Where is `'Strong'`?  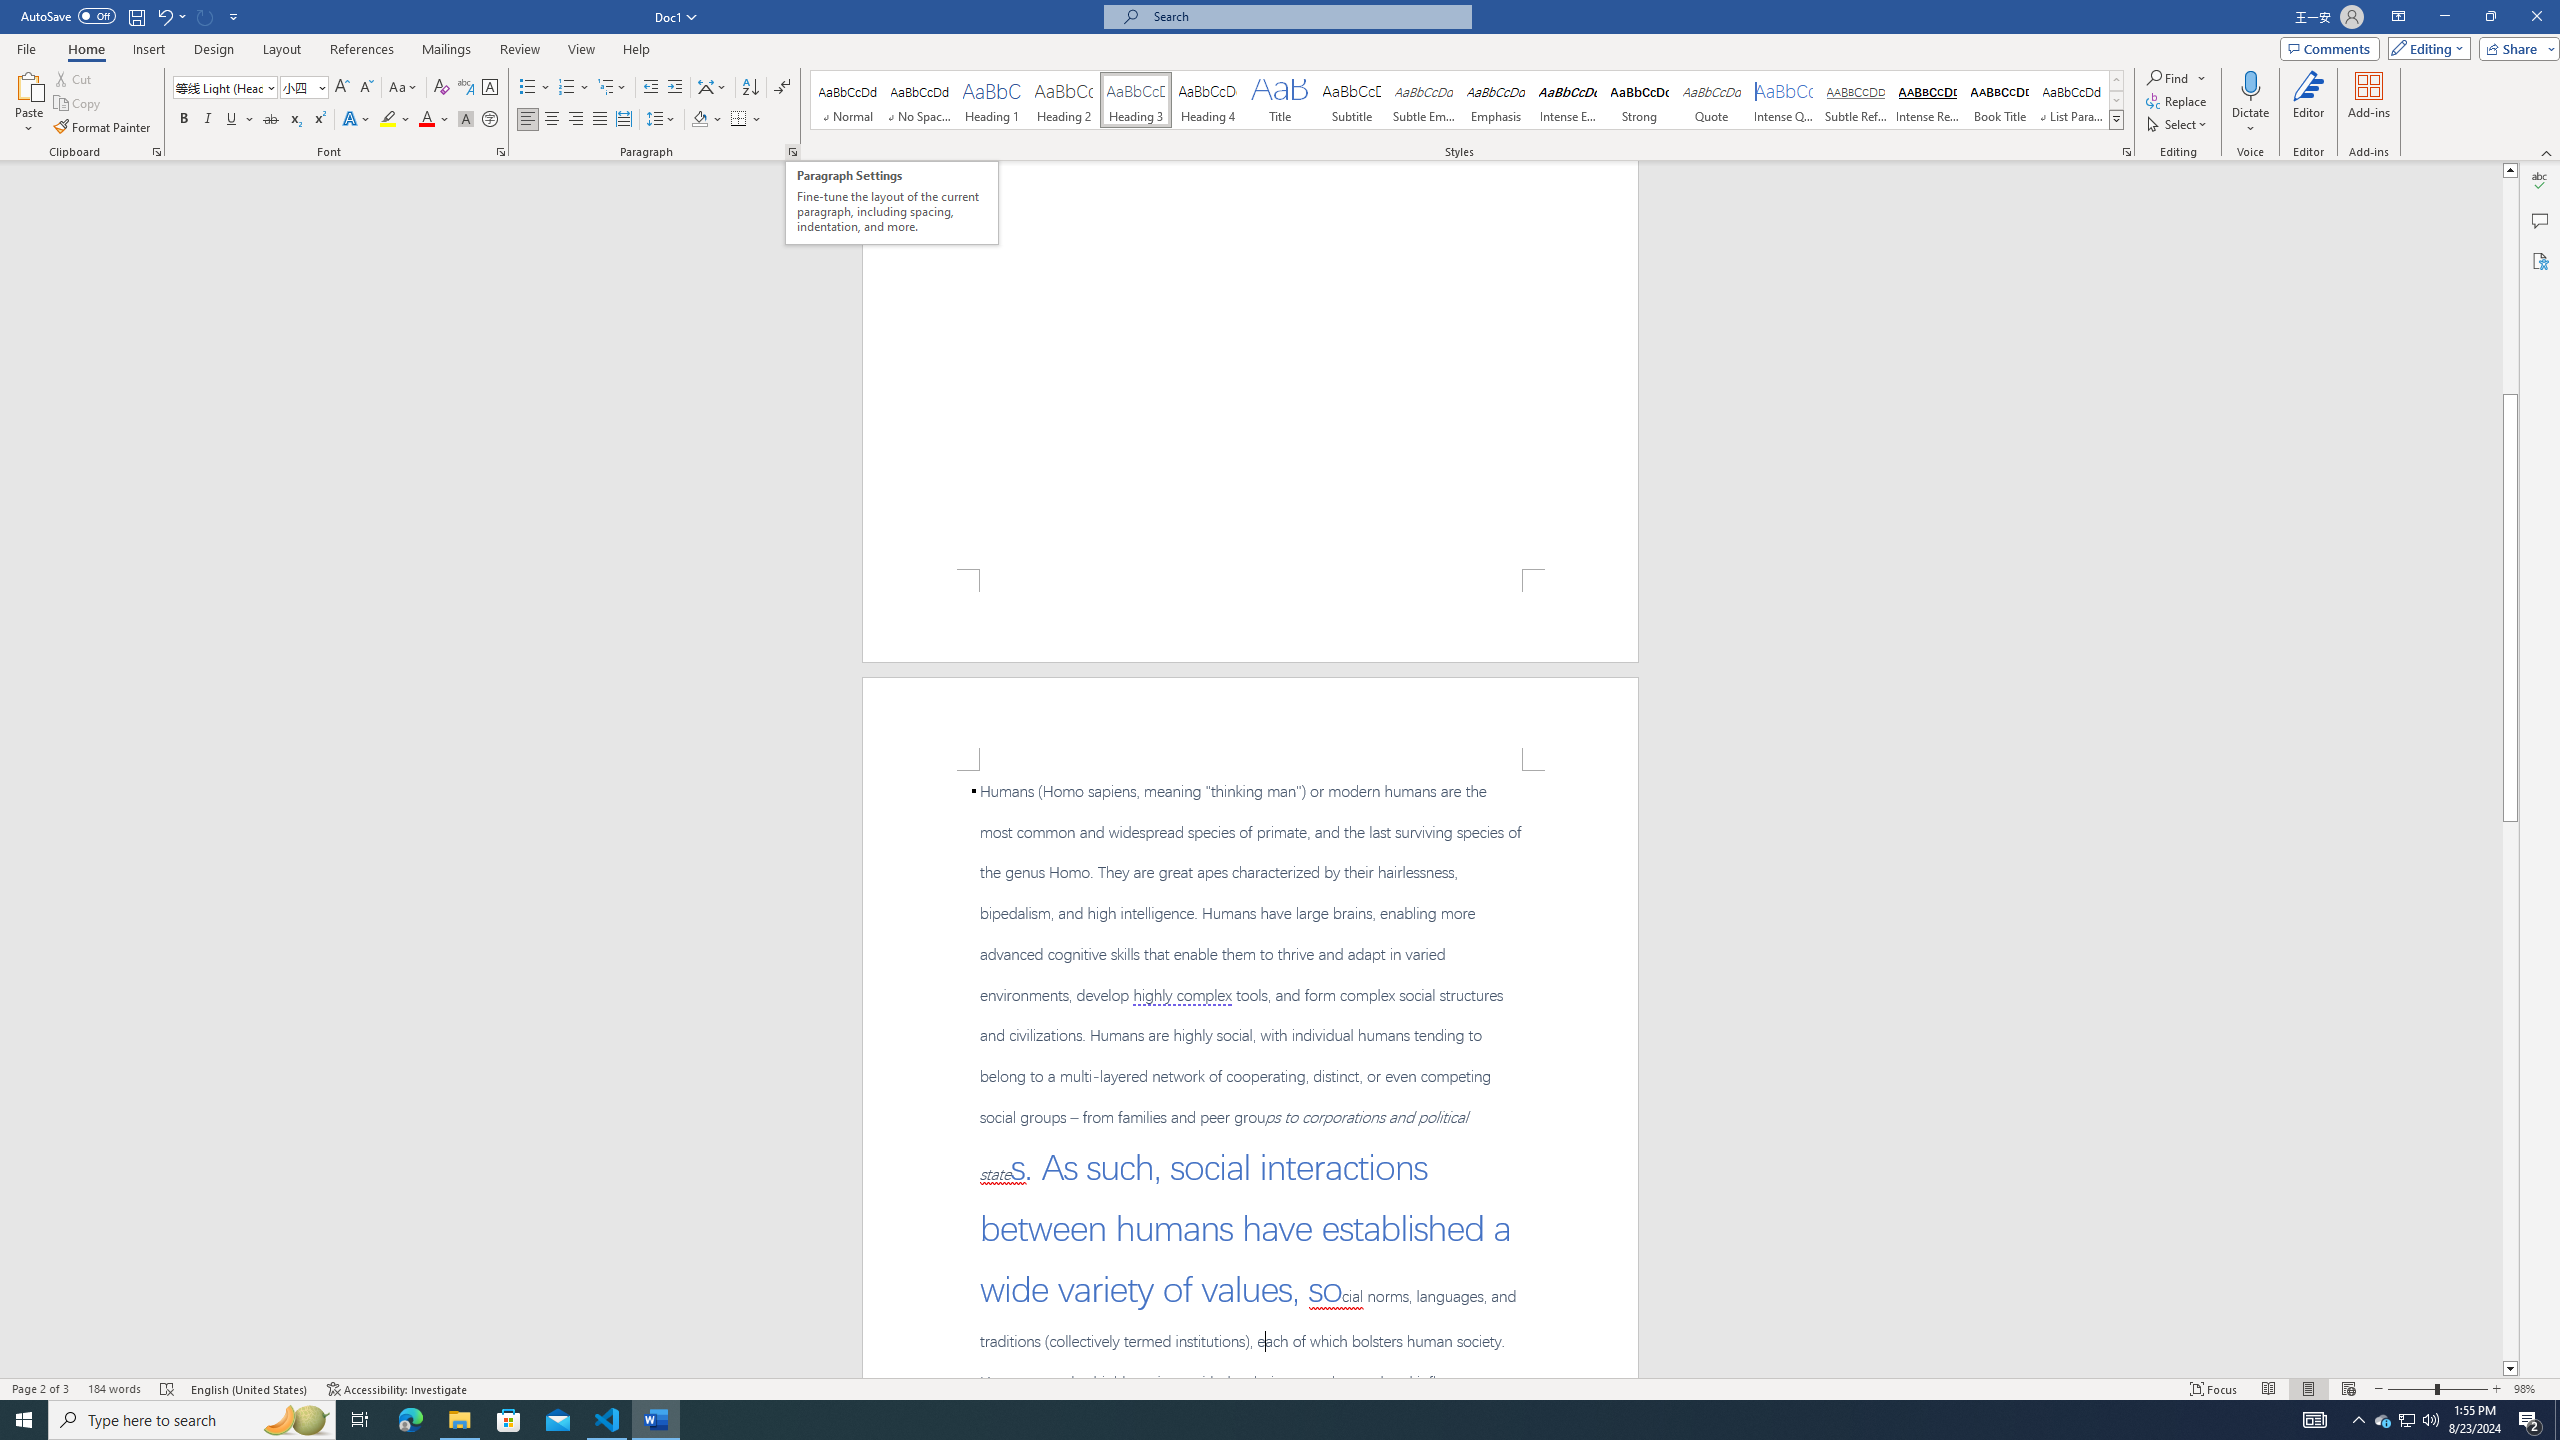 'Strong' is located at coordinates (1639, 99).